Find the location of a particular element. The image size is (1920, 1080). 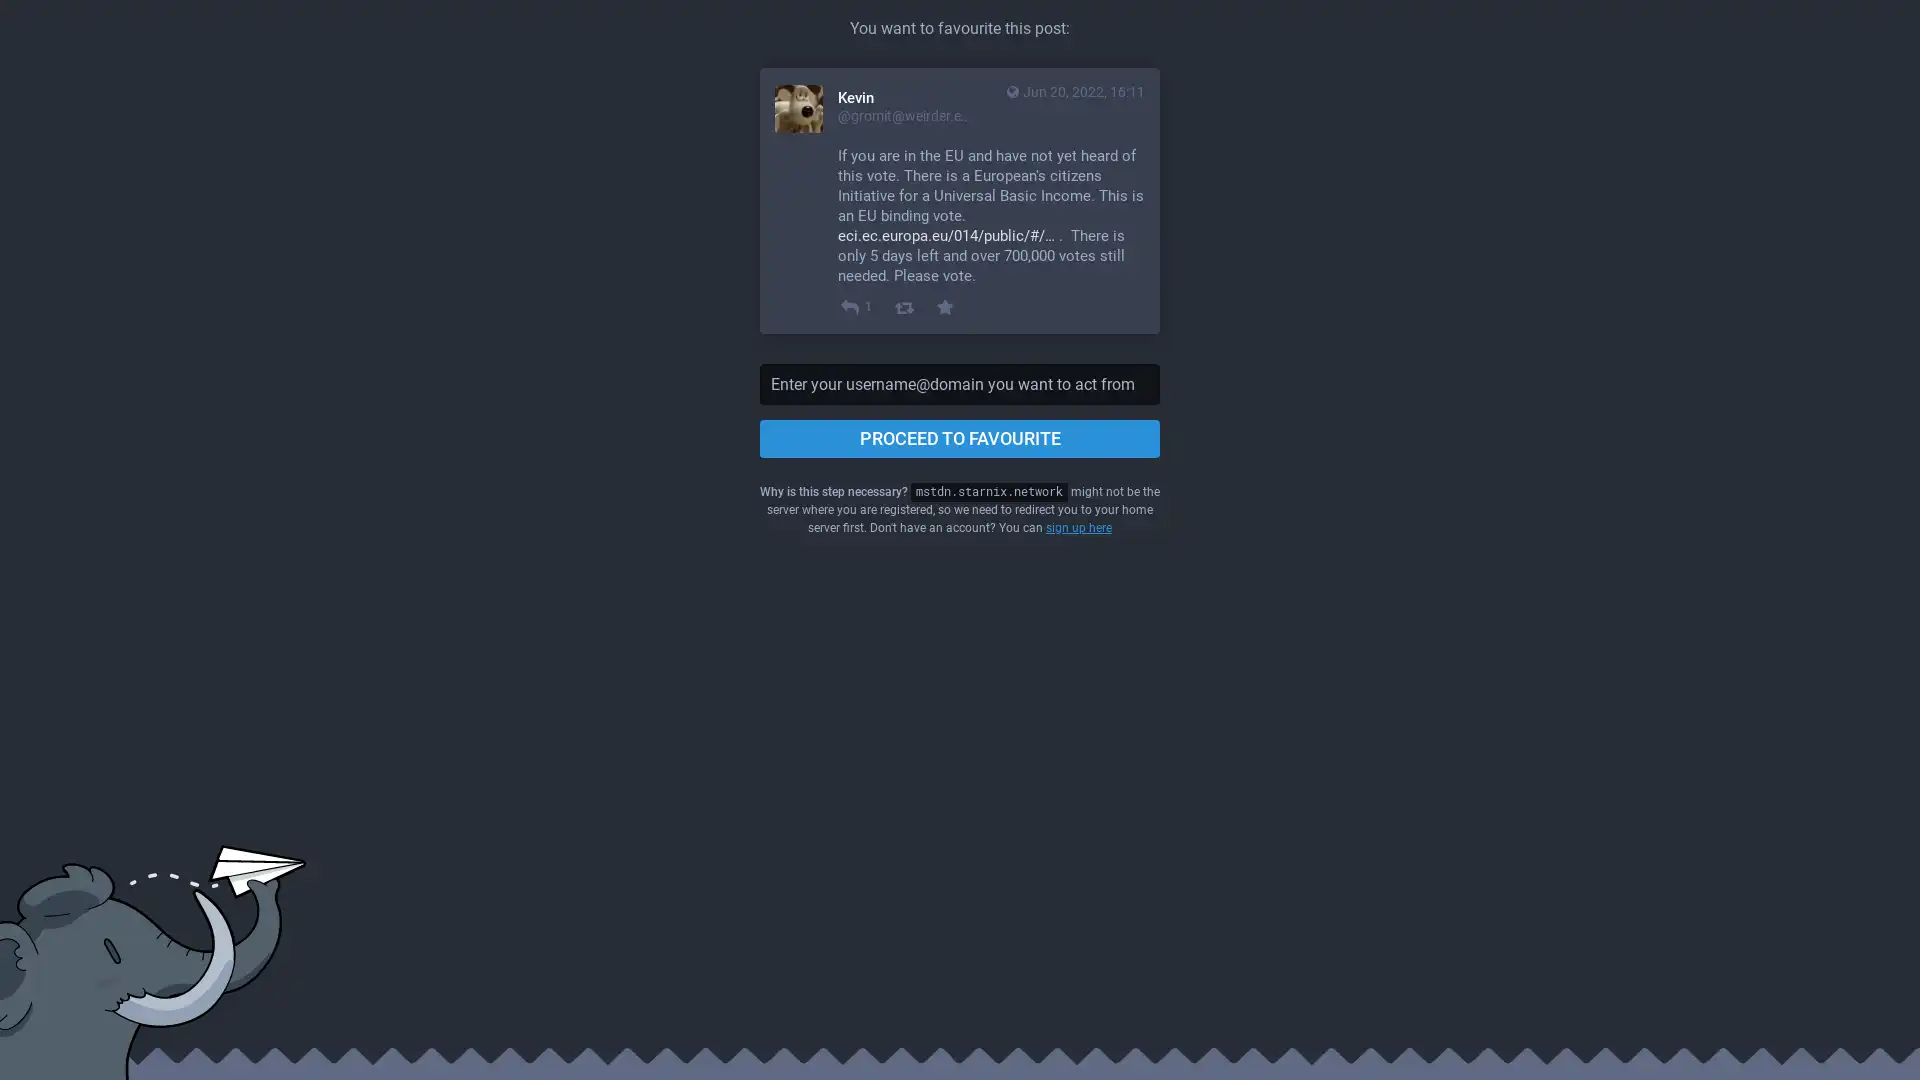

PROCEED TO FAVOURITE is located at coordinates (960, 438).